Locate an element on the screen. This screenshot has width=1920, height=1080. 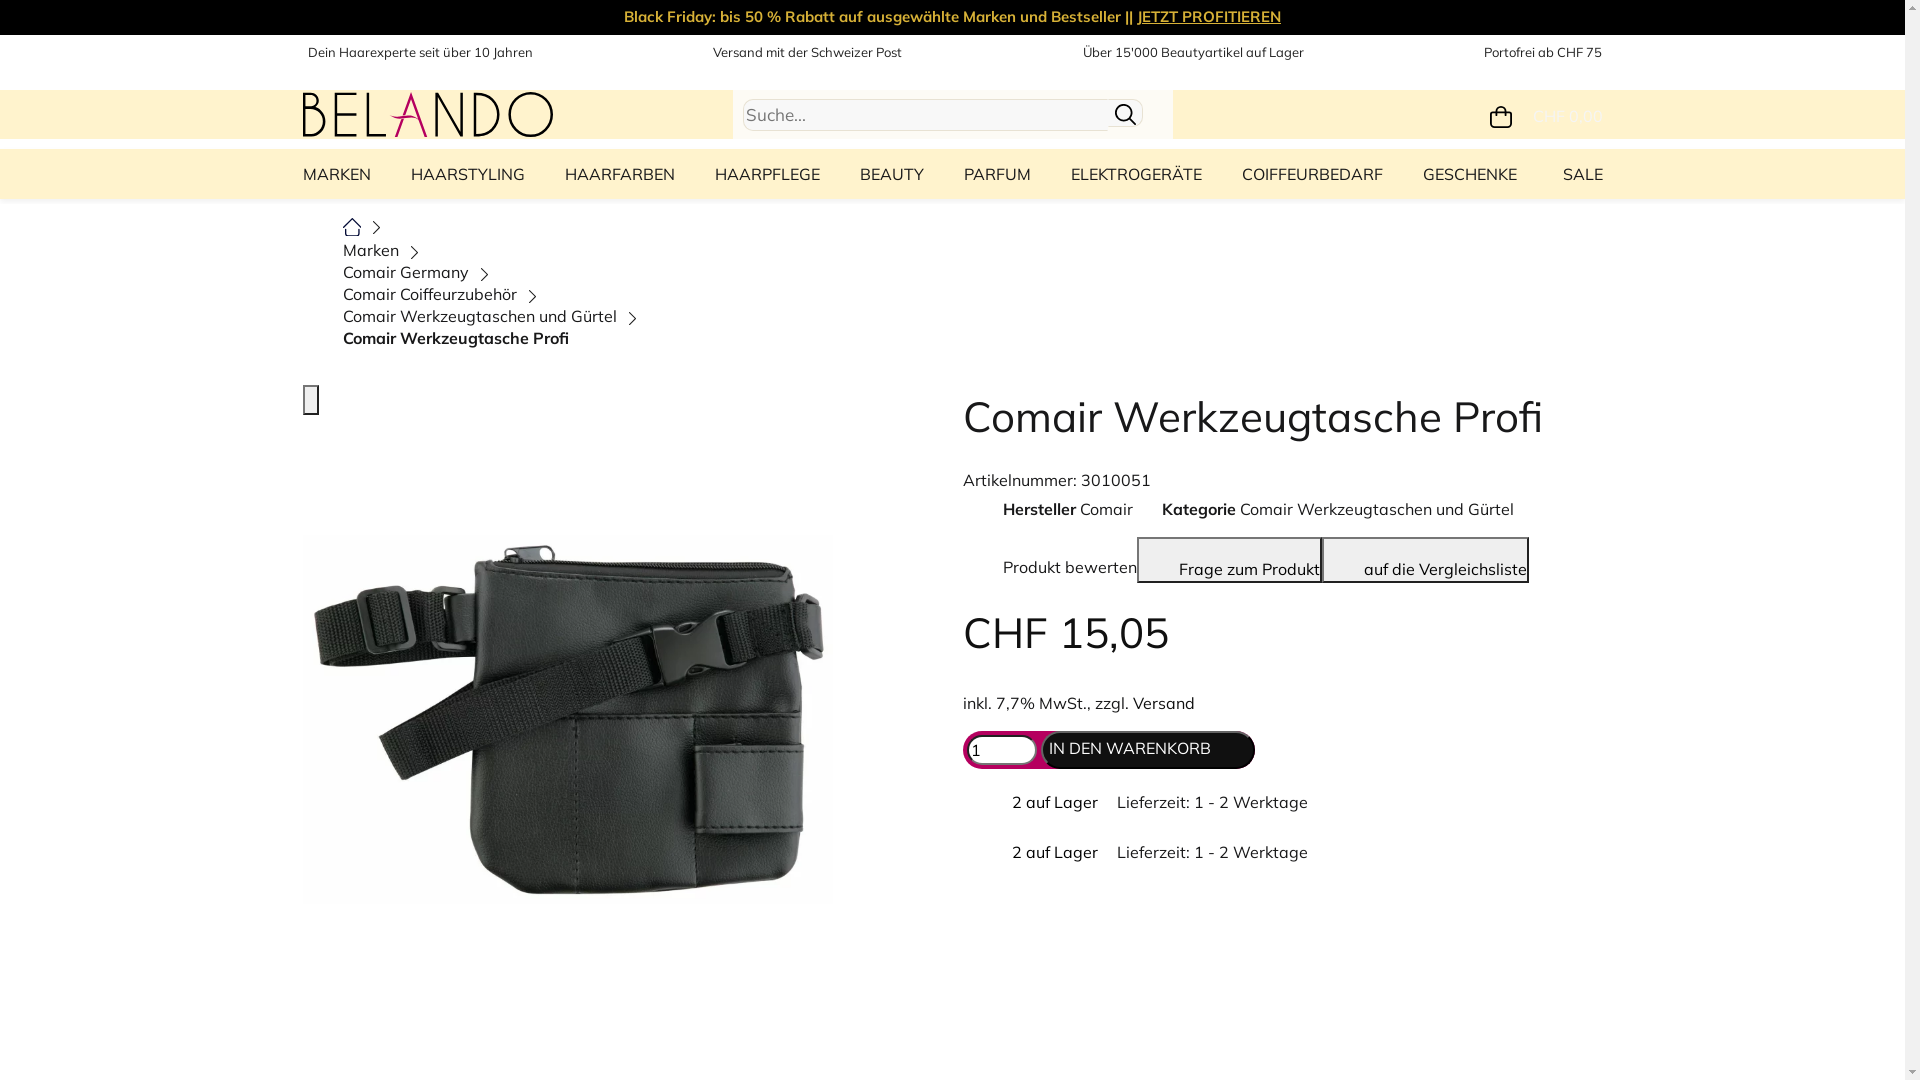
'auf die Vergleichsliste' is located at coordinates (1424, 559).